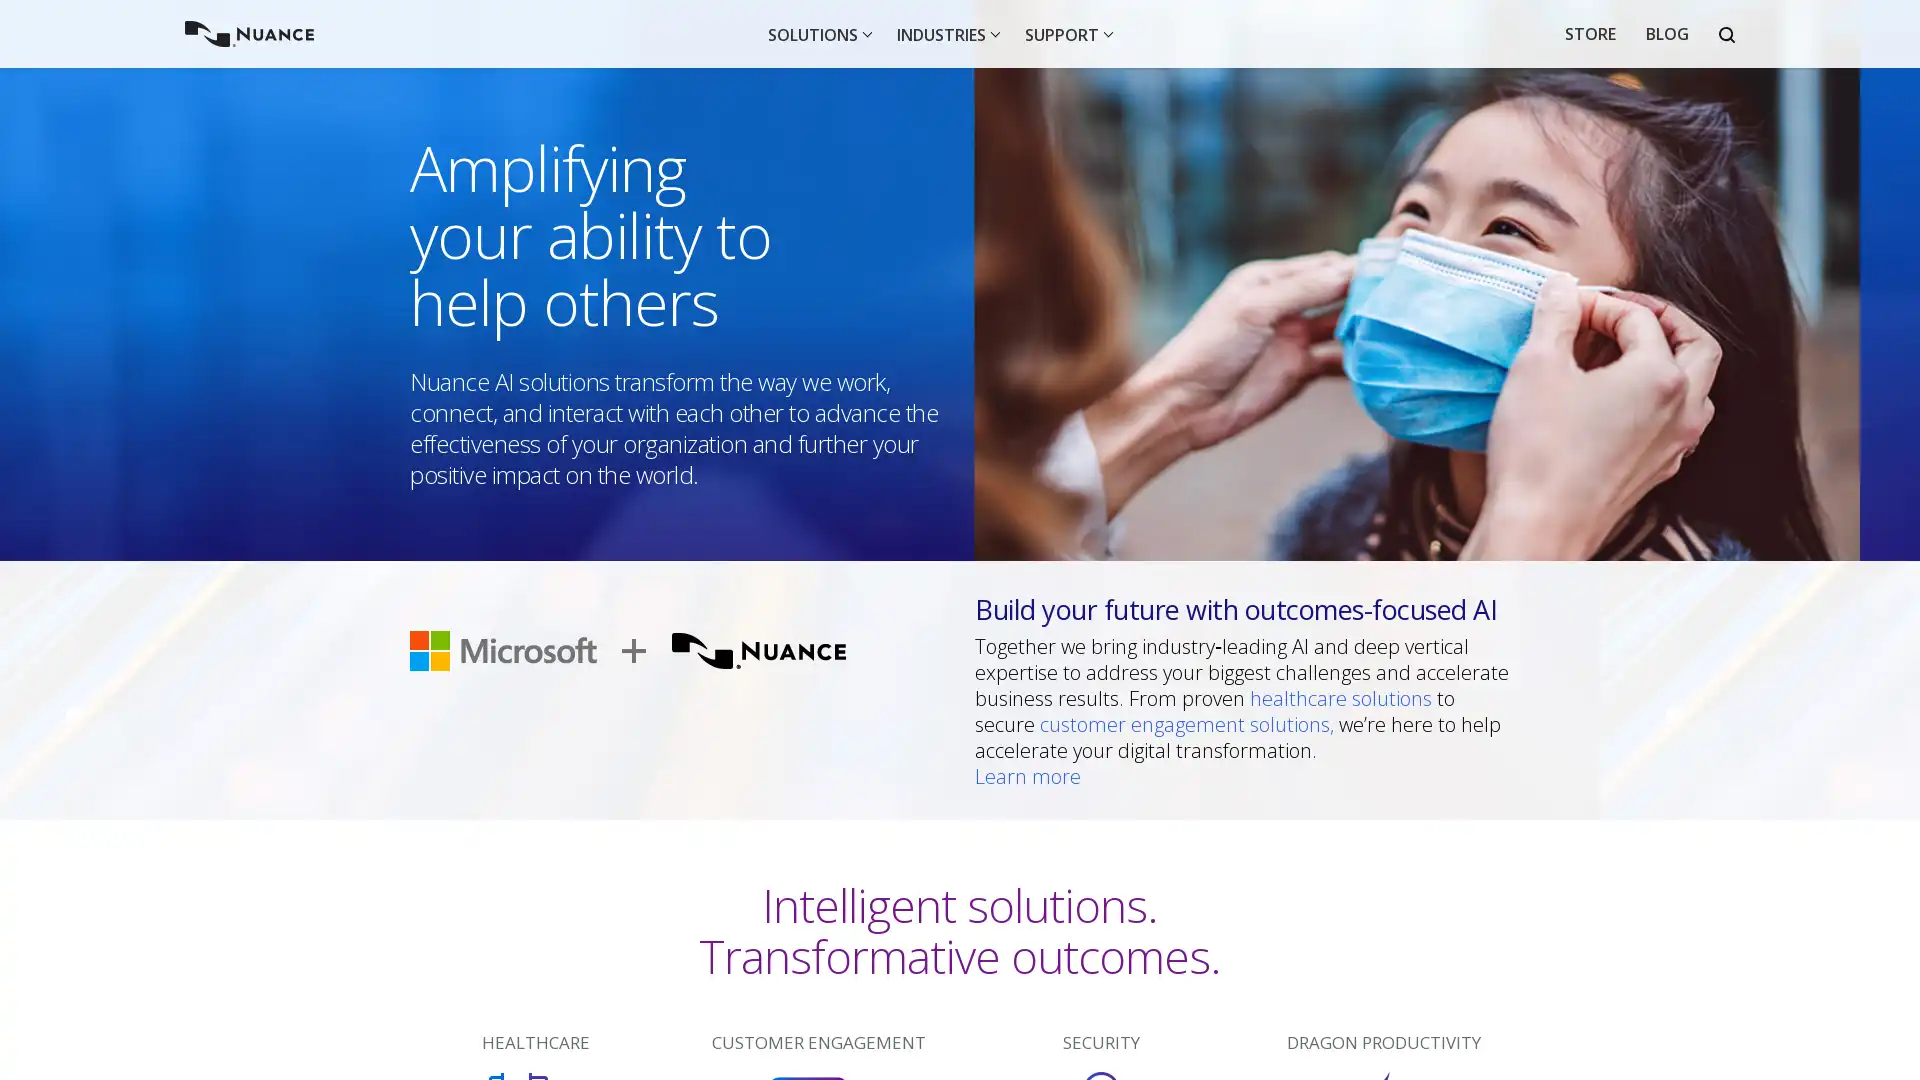 The width and height of the screenshot is (1920, 1080). What do you see at coordinates (1726, 35) in the screenshot?
I see `Open Search` at bounding box center [1726, 35].